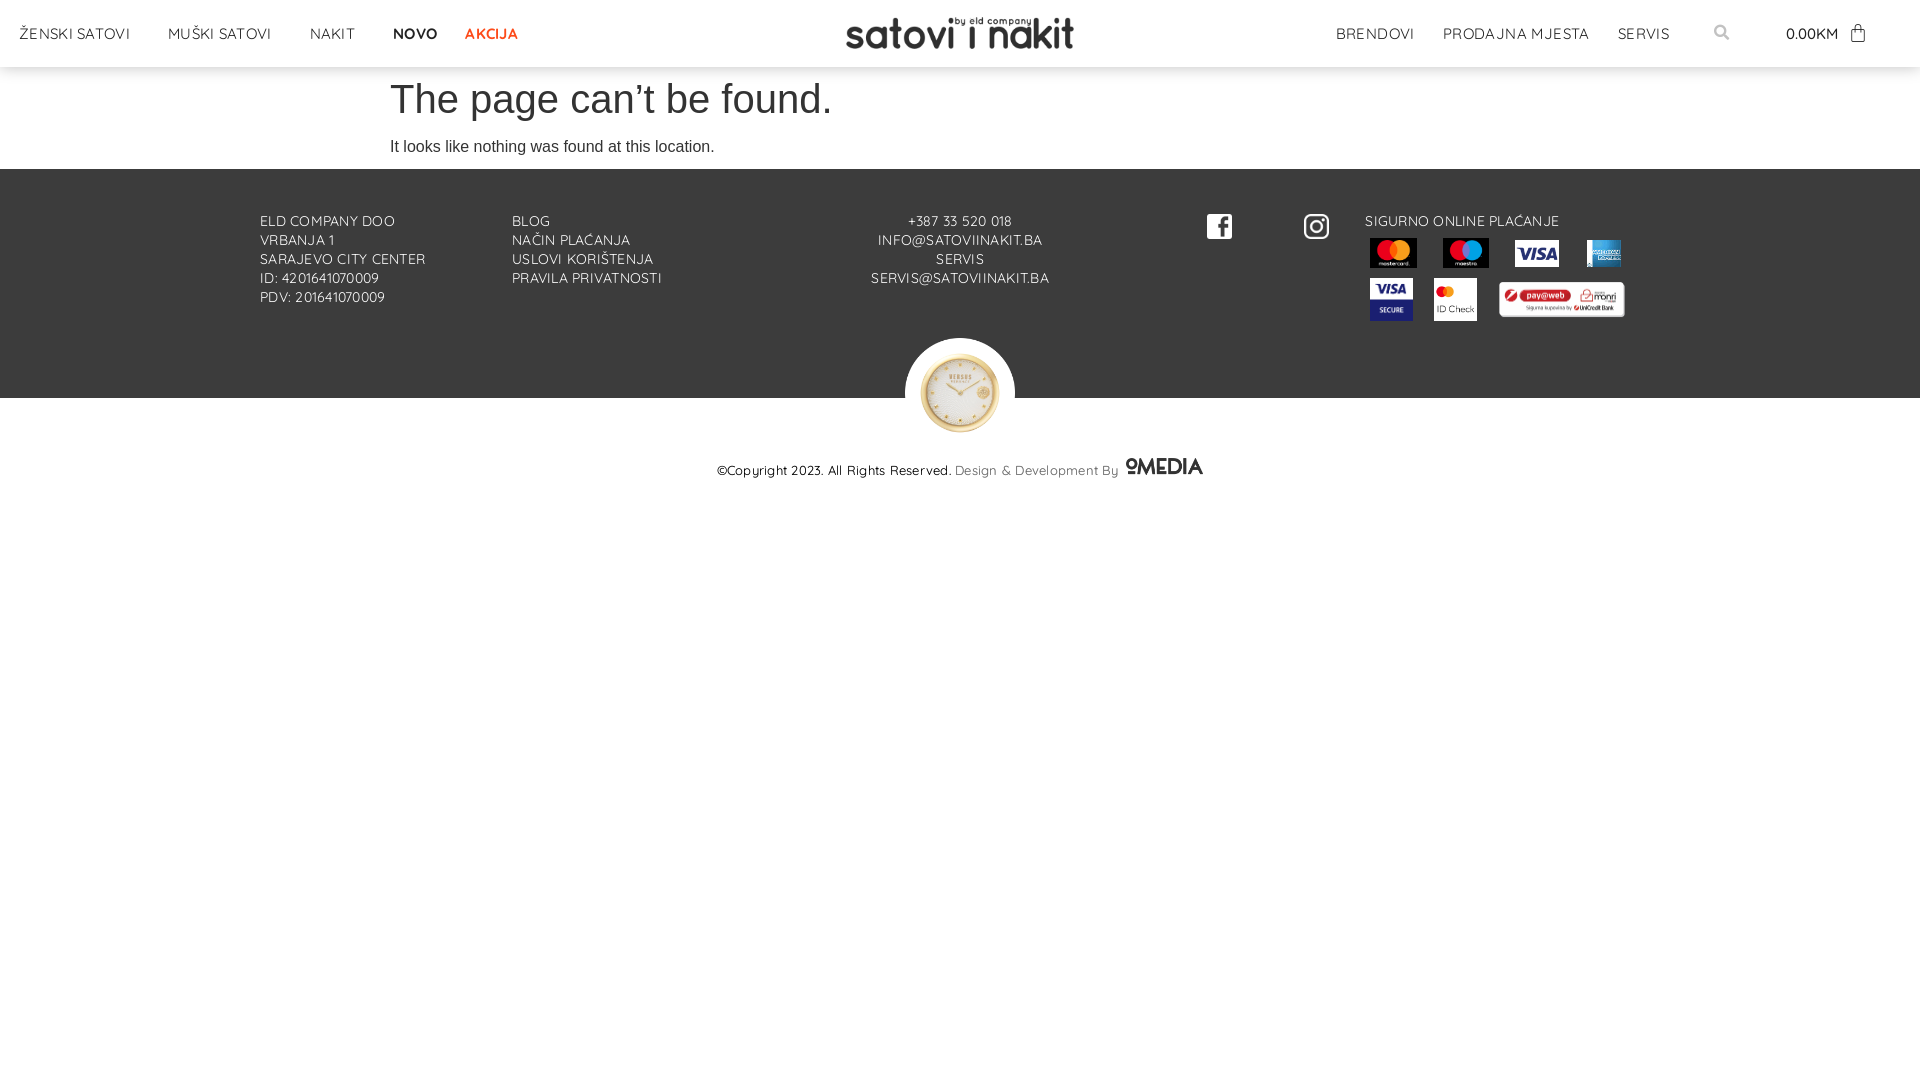 Image resolution: width=1920 pixels, height=1080 pixels. I want to click on 'BRENDOVI', so click(1326, 33).